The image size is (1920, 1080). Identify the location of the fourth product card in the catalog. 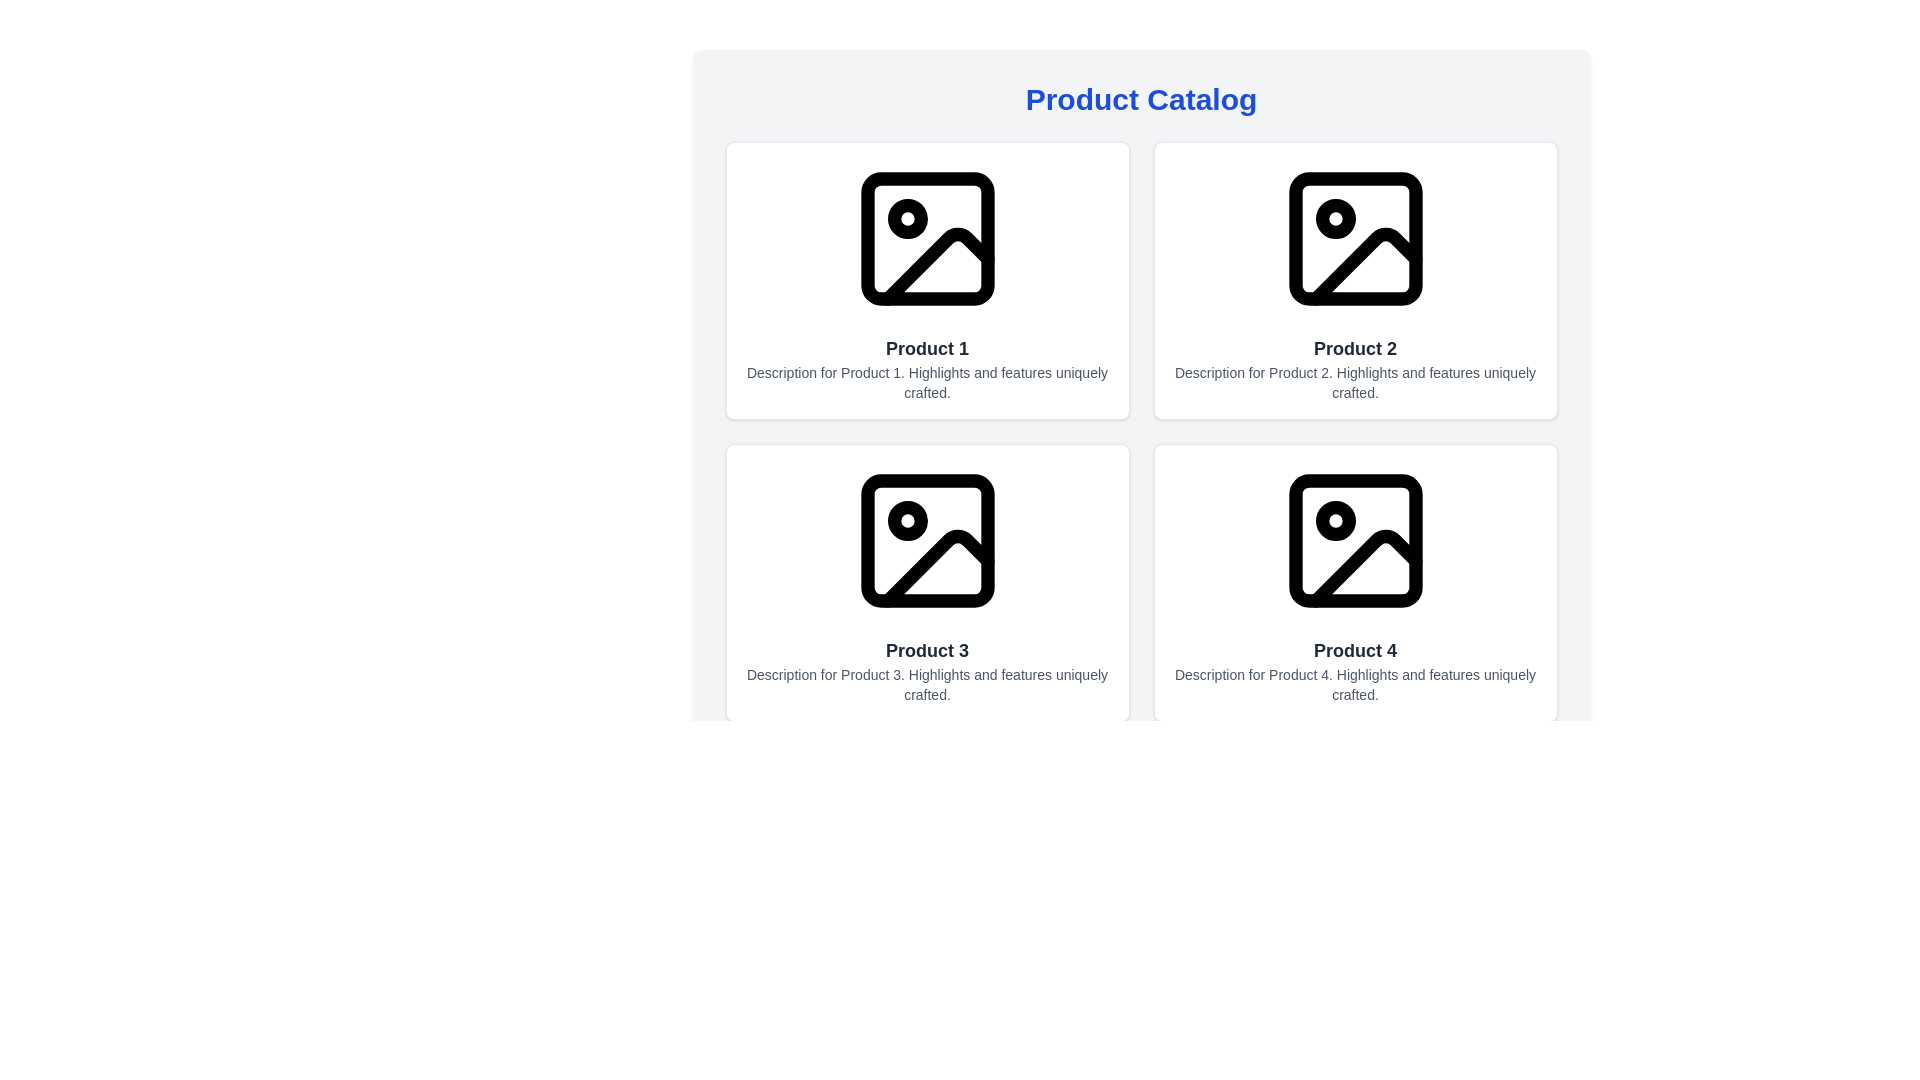
(1355, 582).